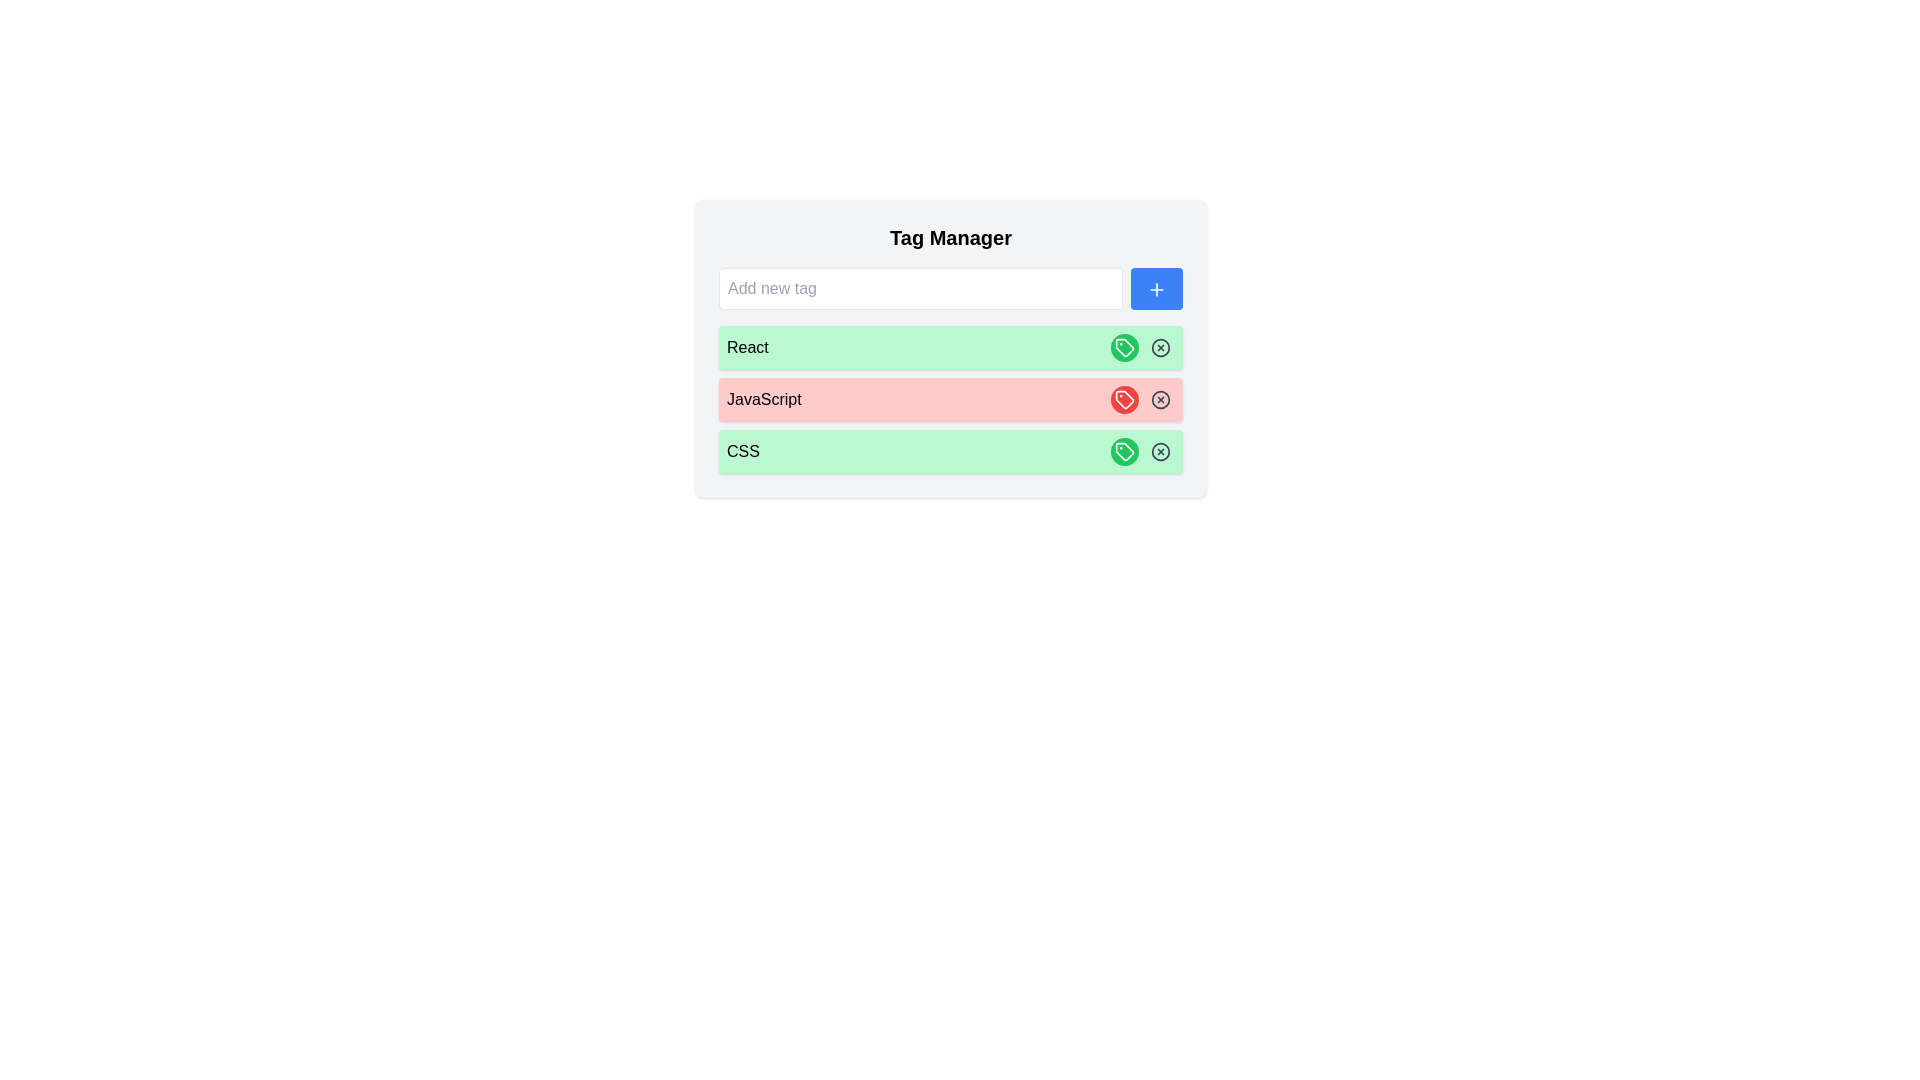 This screenshot has height=1080, width=1920. I want to click on the tag labeled CSS, so click(1124, 451).